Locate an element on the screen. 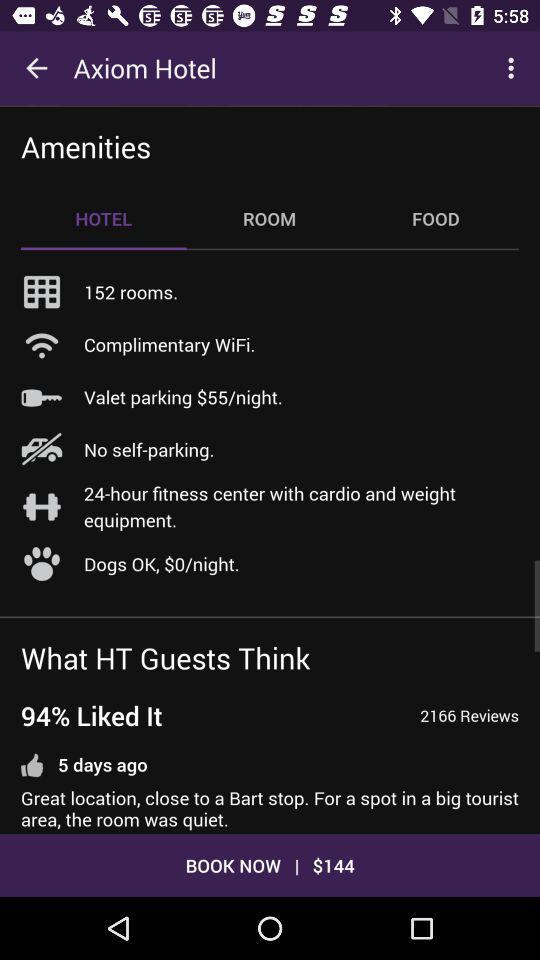 This screenshot has width=540, height=960. item below the what ht guests is located at coordinates (90, 715).